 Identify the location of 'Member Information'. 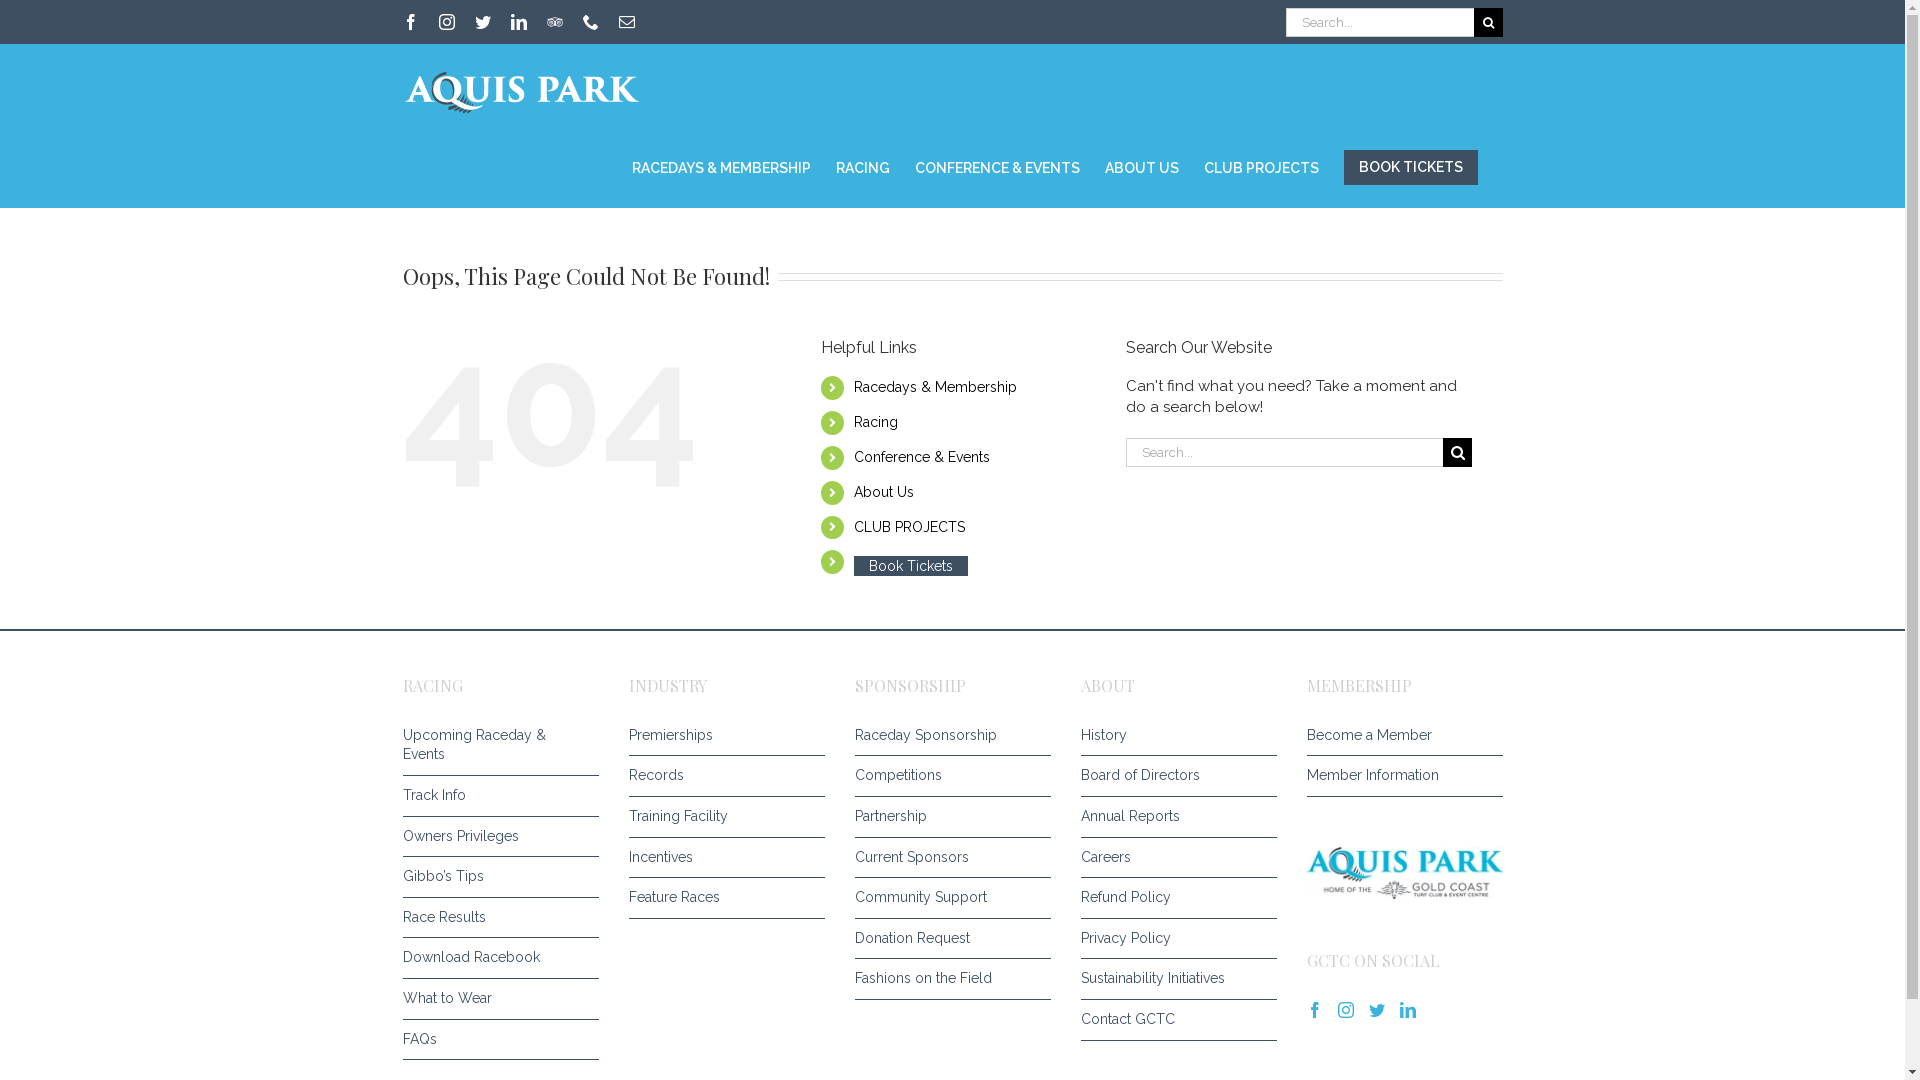
(1397, 774).